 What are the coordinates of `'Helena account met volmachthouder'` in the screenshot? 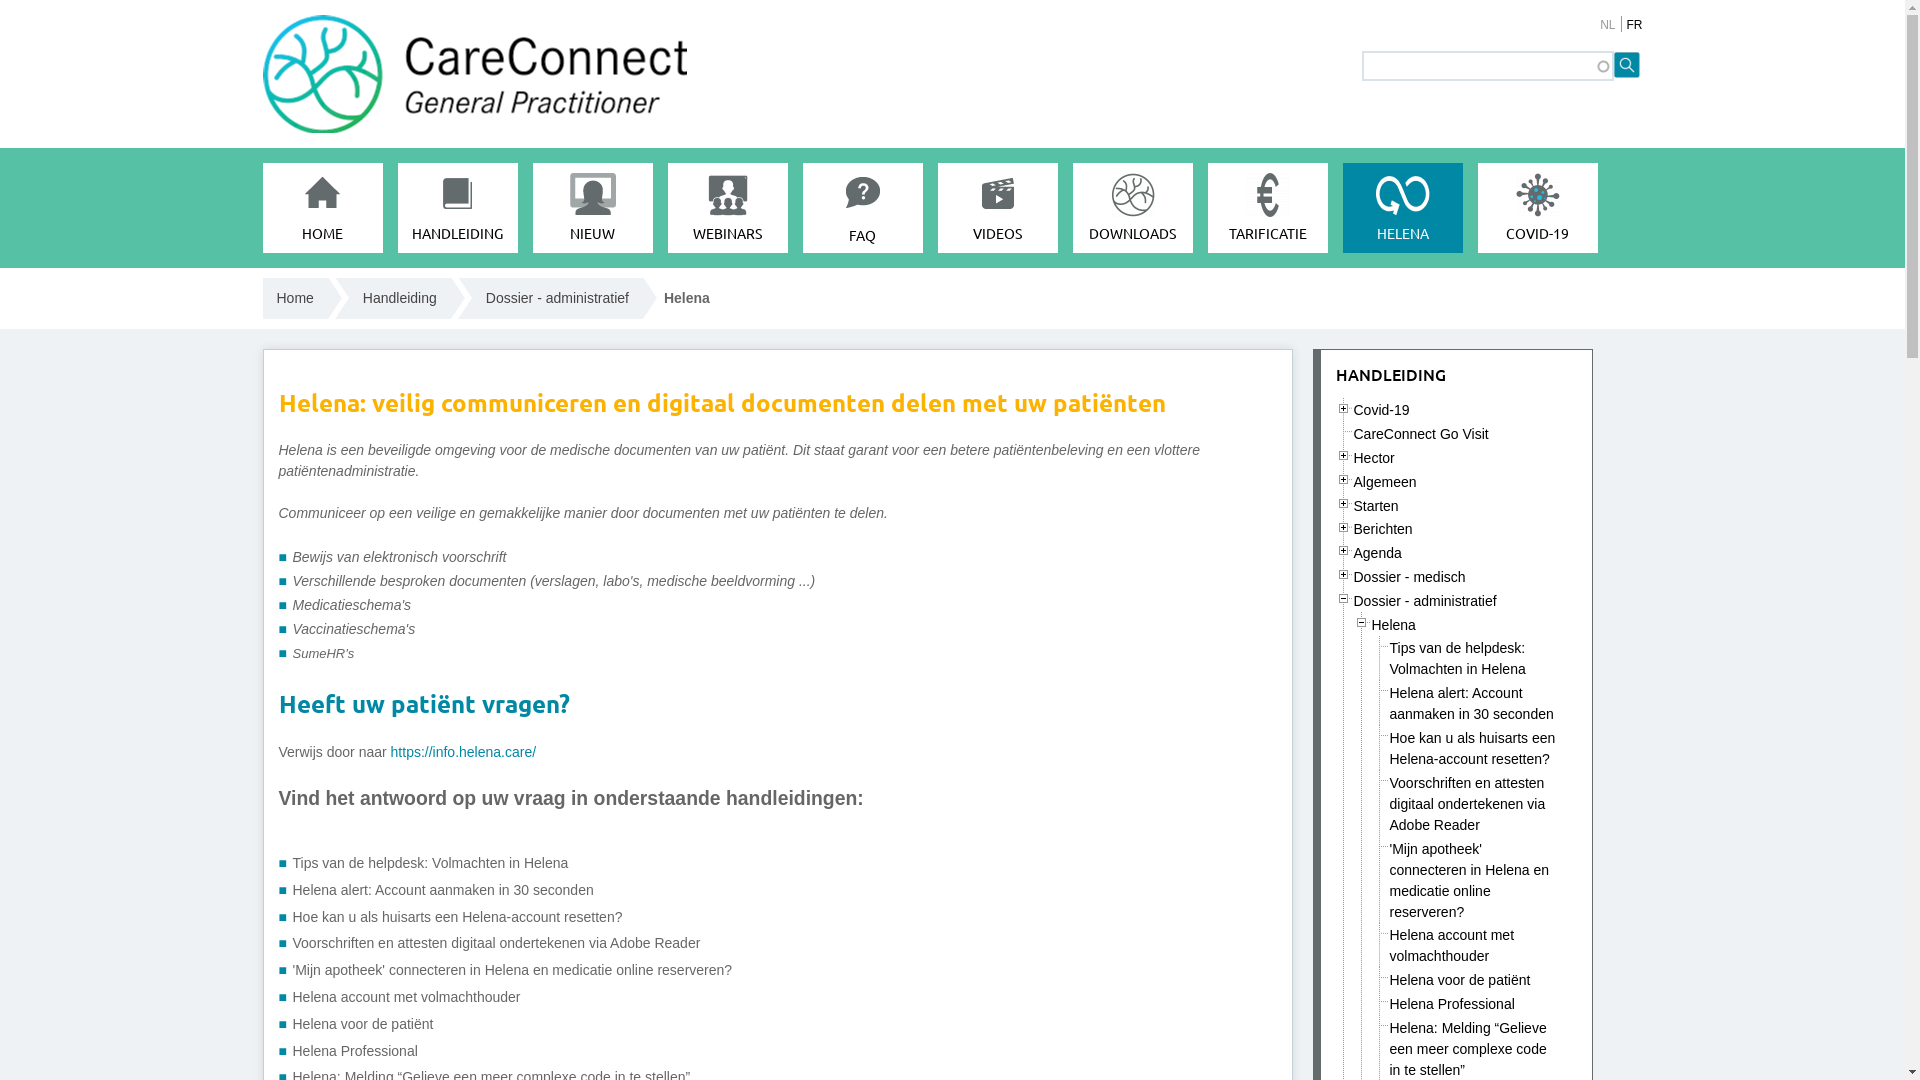 It's located at (405, 996).